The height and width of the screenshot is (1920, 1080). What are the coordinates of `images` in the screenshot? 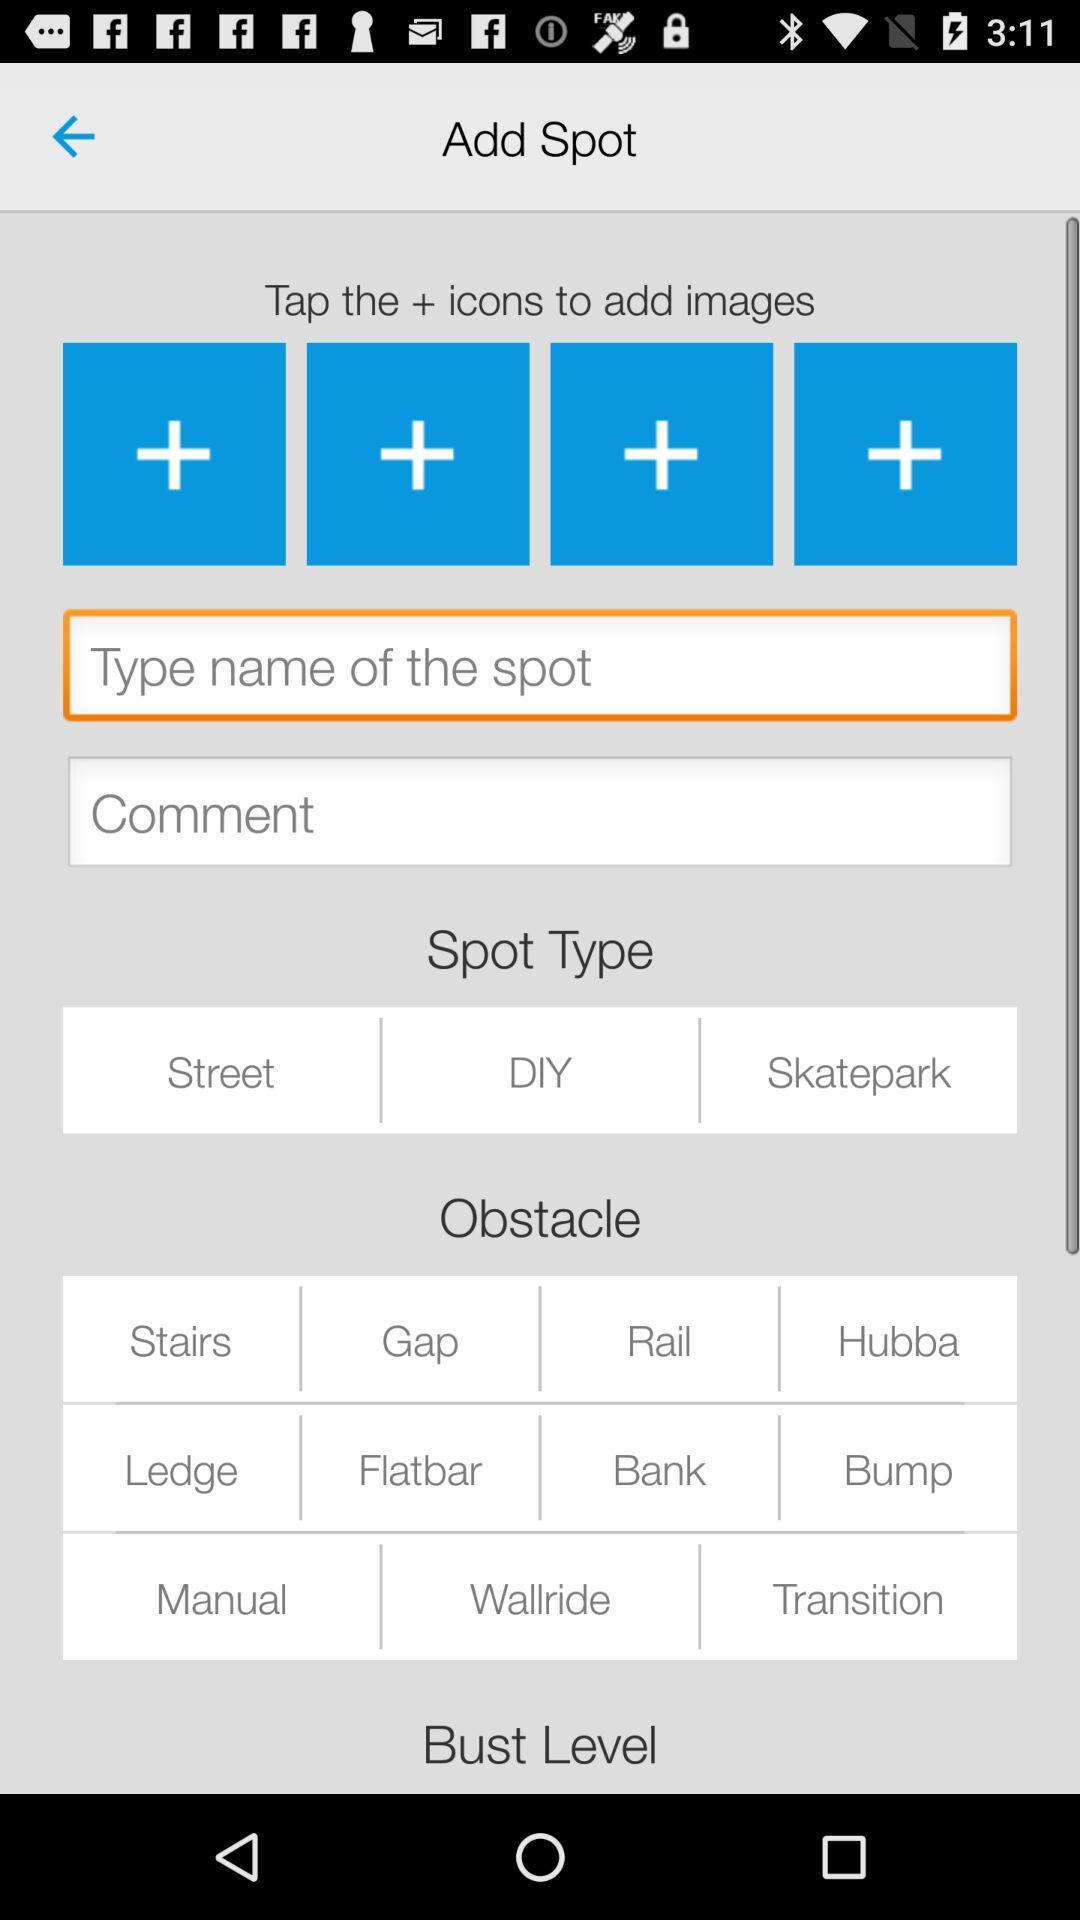 It's located at (173, 453).